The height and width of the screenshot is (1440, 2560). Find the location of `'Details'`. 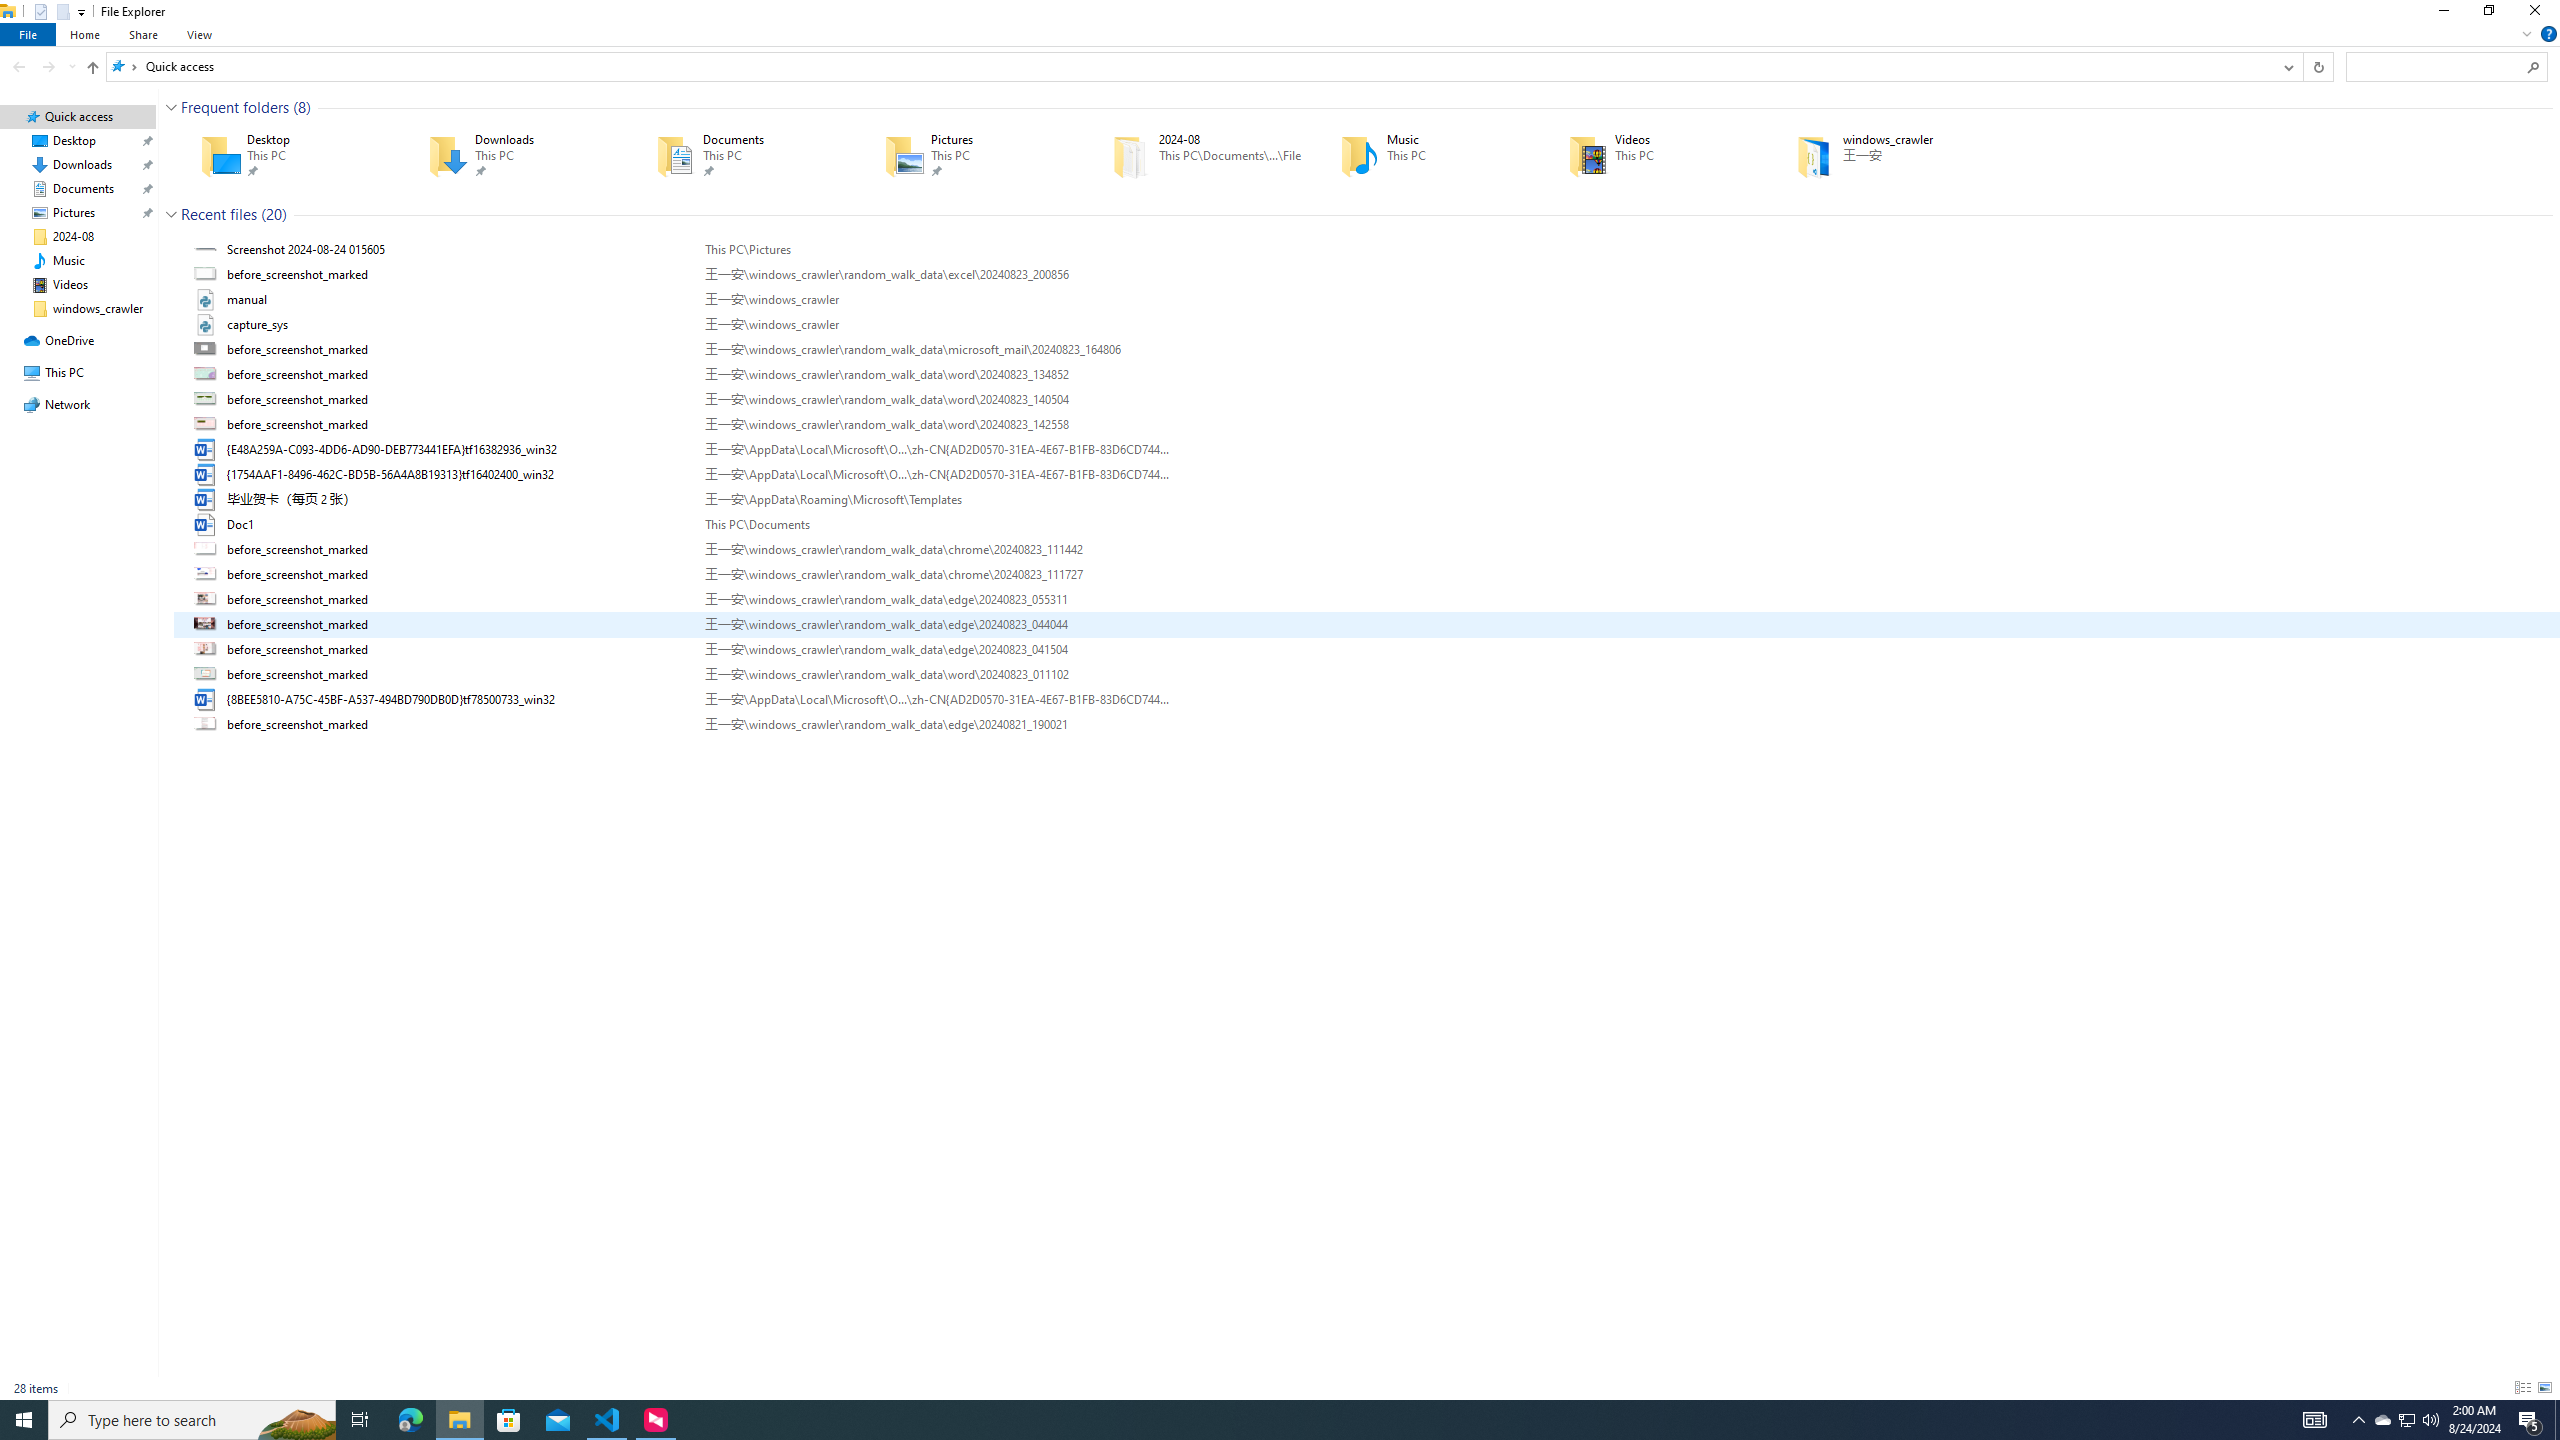

'Details' is located at coordinates (2522, 1387).